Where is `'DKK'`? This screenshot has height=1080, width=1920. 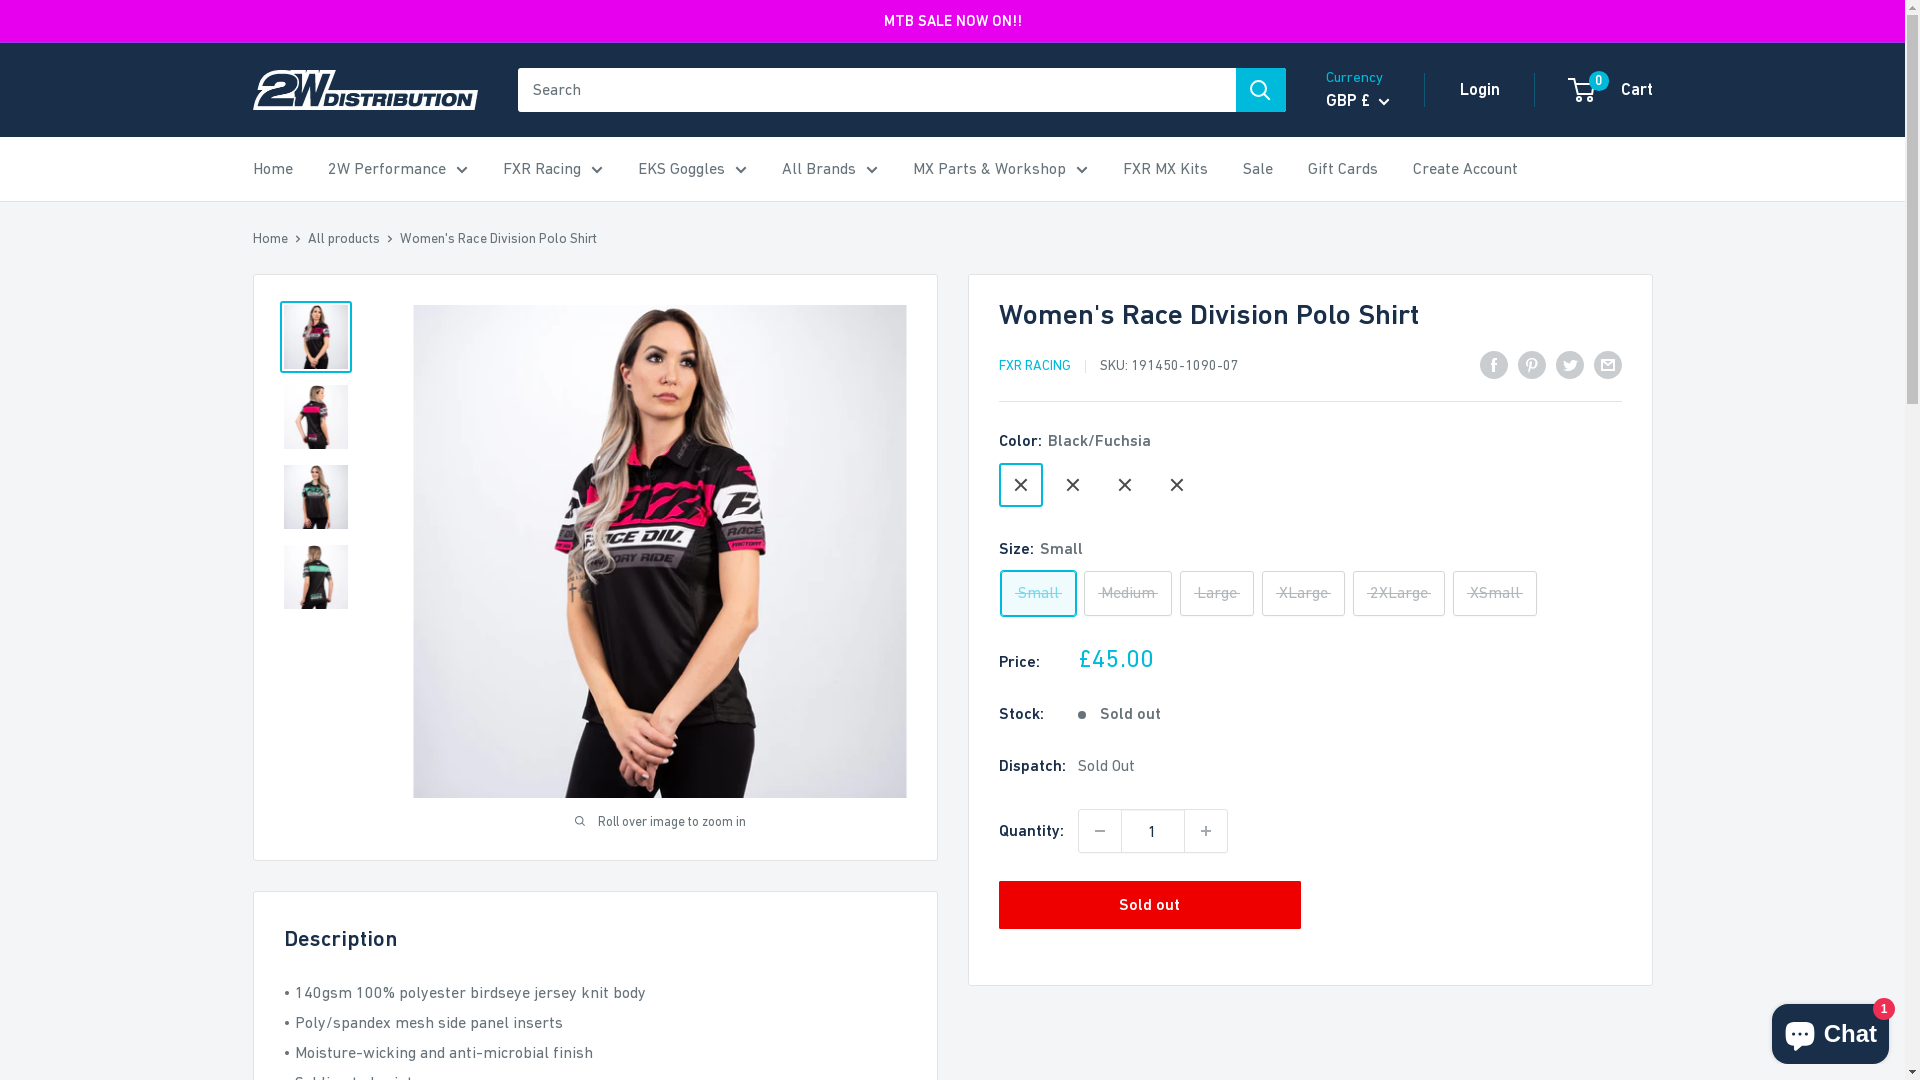 'DKK' is located at coordinates (1329, 334).